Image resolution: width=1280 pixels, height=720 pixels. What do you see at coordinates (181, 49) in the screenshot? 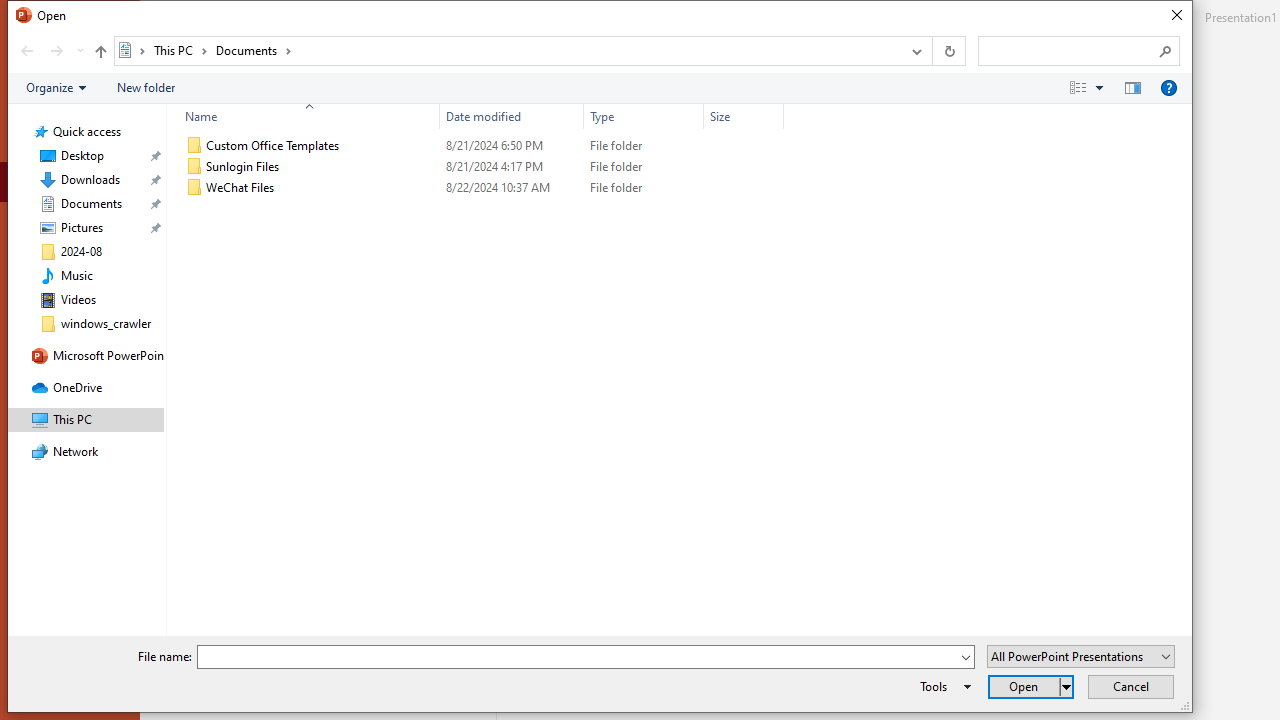
I see `'This PC'` at bounding box center [181, 49].